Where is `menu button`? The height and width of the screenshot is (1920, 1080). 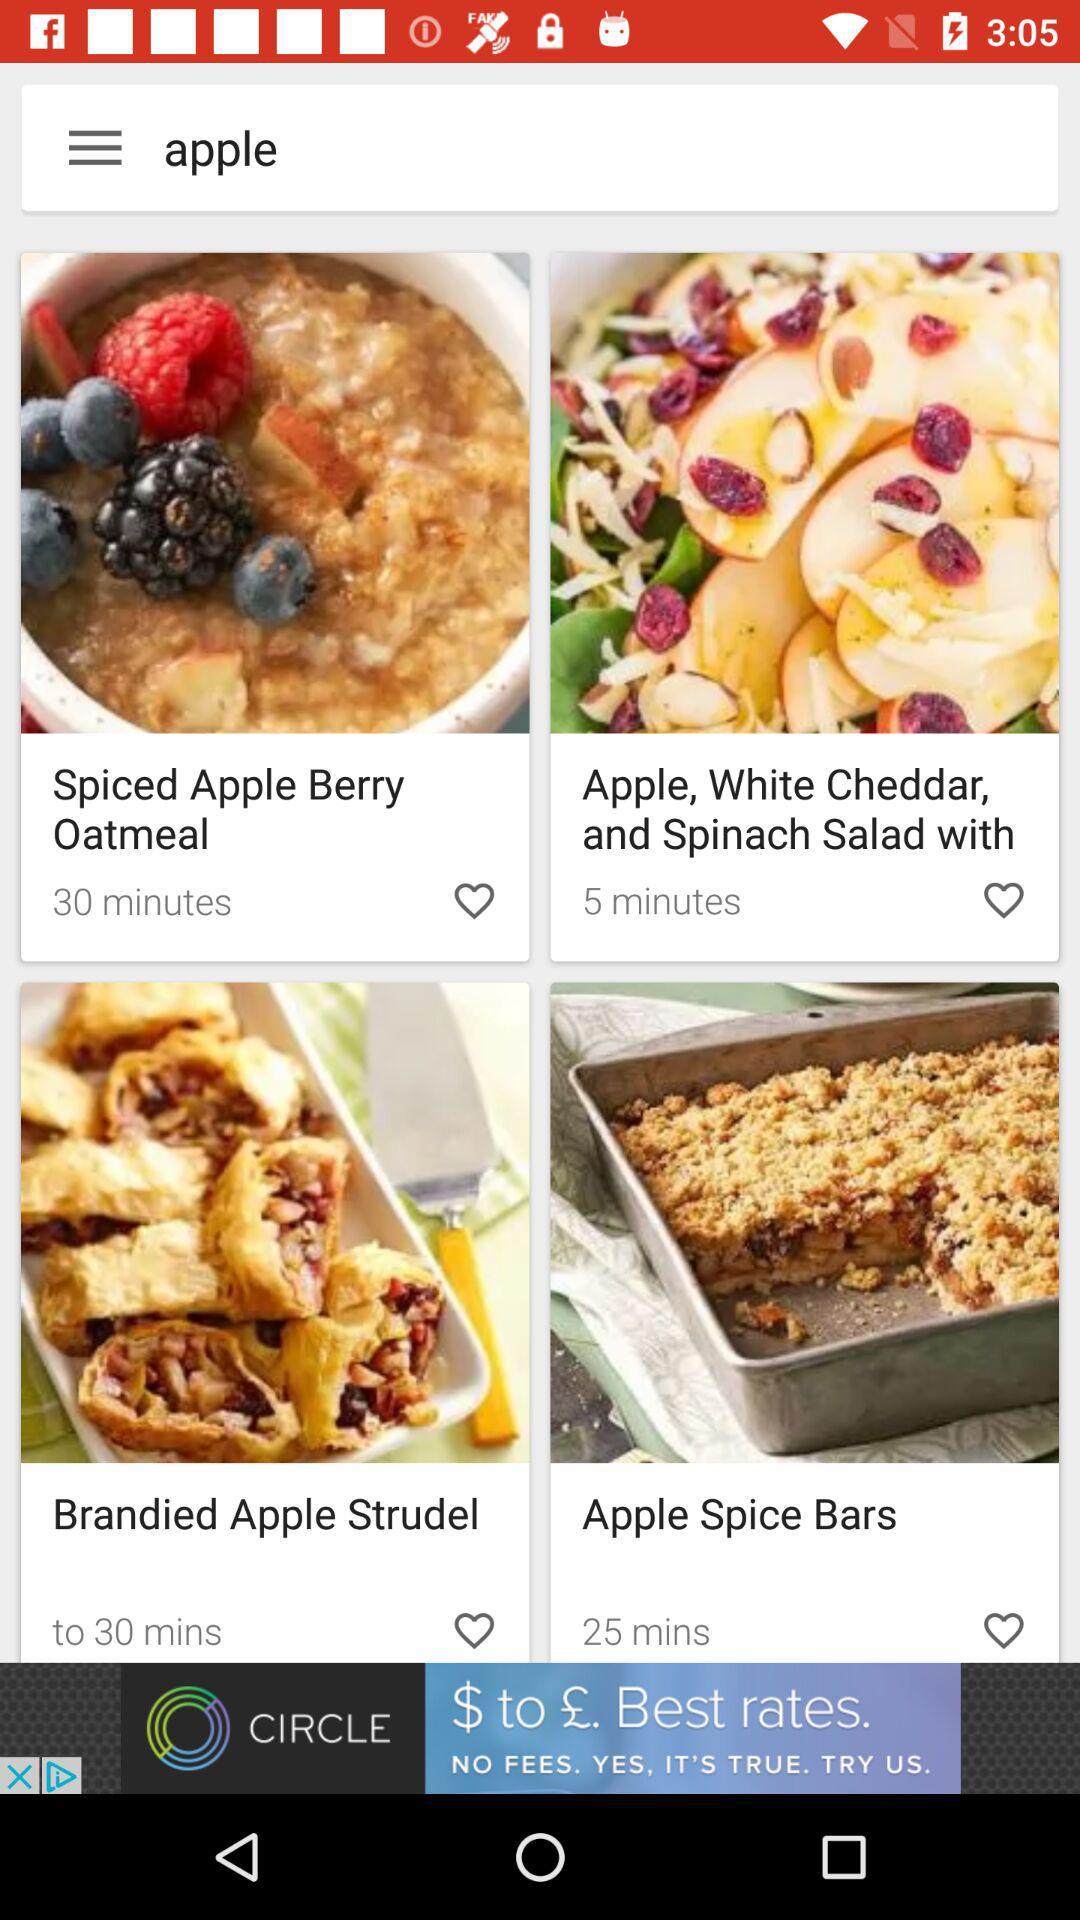
menu button is located at coordinates (95, 146).